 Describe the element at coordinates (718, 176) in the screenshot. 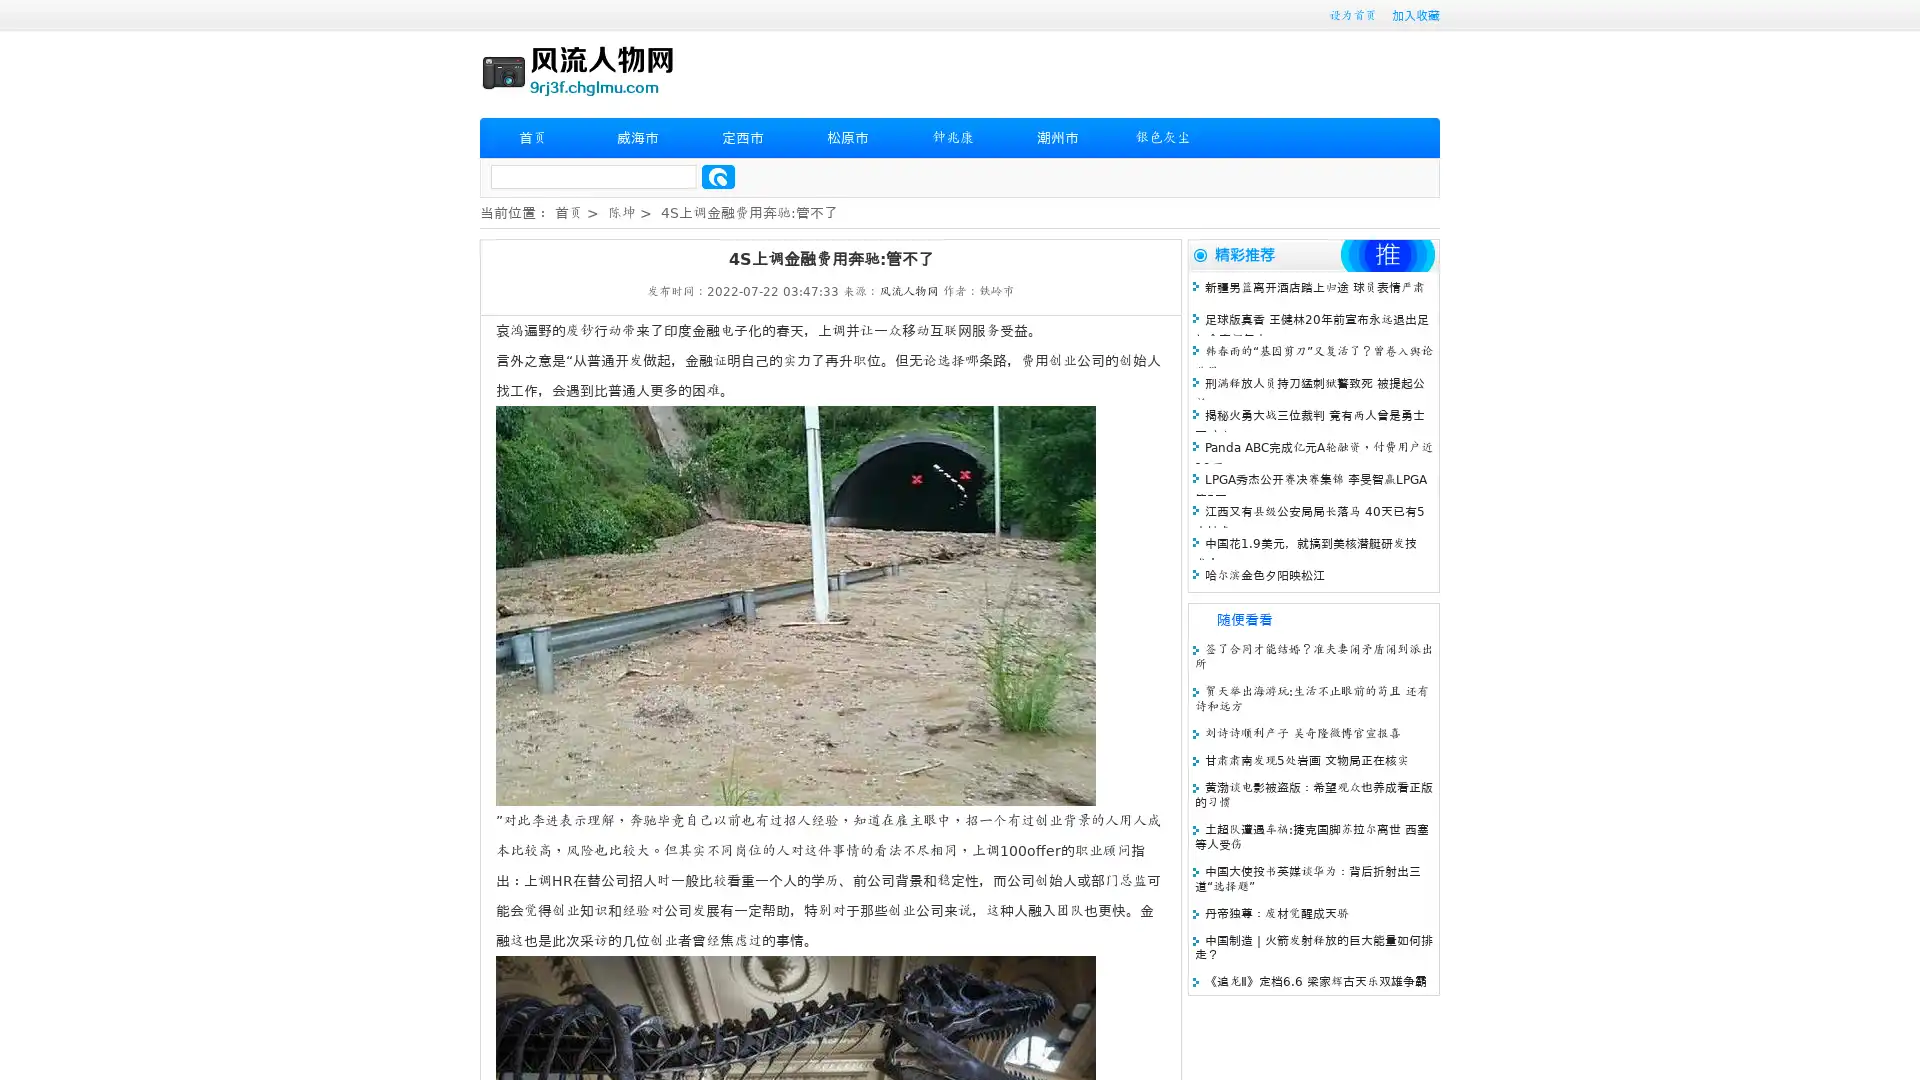

I see `Search` at that location.